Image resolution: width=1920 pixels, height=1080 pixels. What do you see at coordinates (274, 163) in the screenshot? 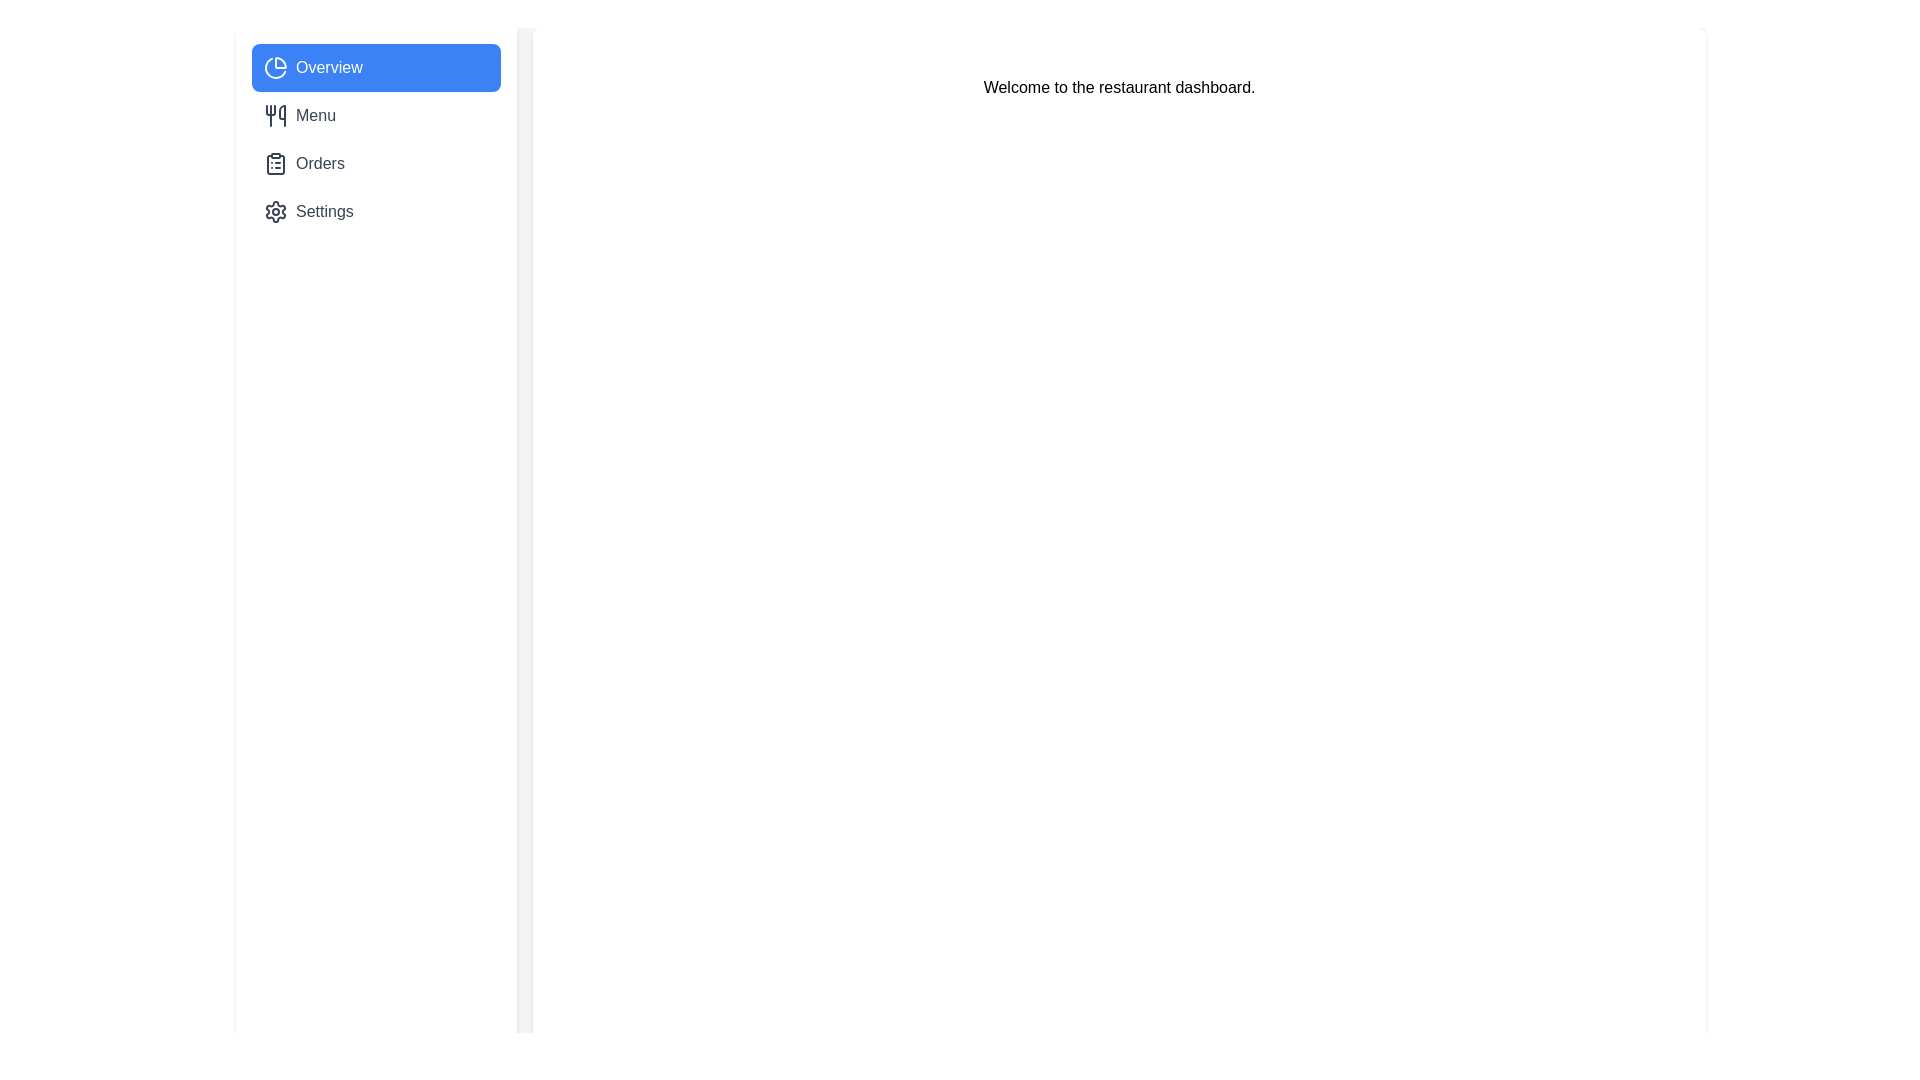
I see `the small clipboard icon located to the left of the 'Orders' text in the navigation menu` at bounding box center [274, 163].